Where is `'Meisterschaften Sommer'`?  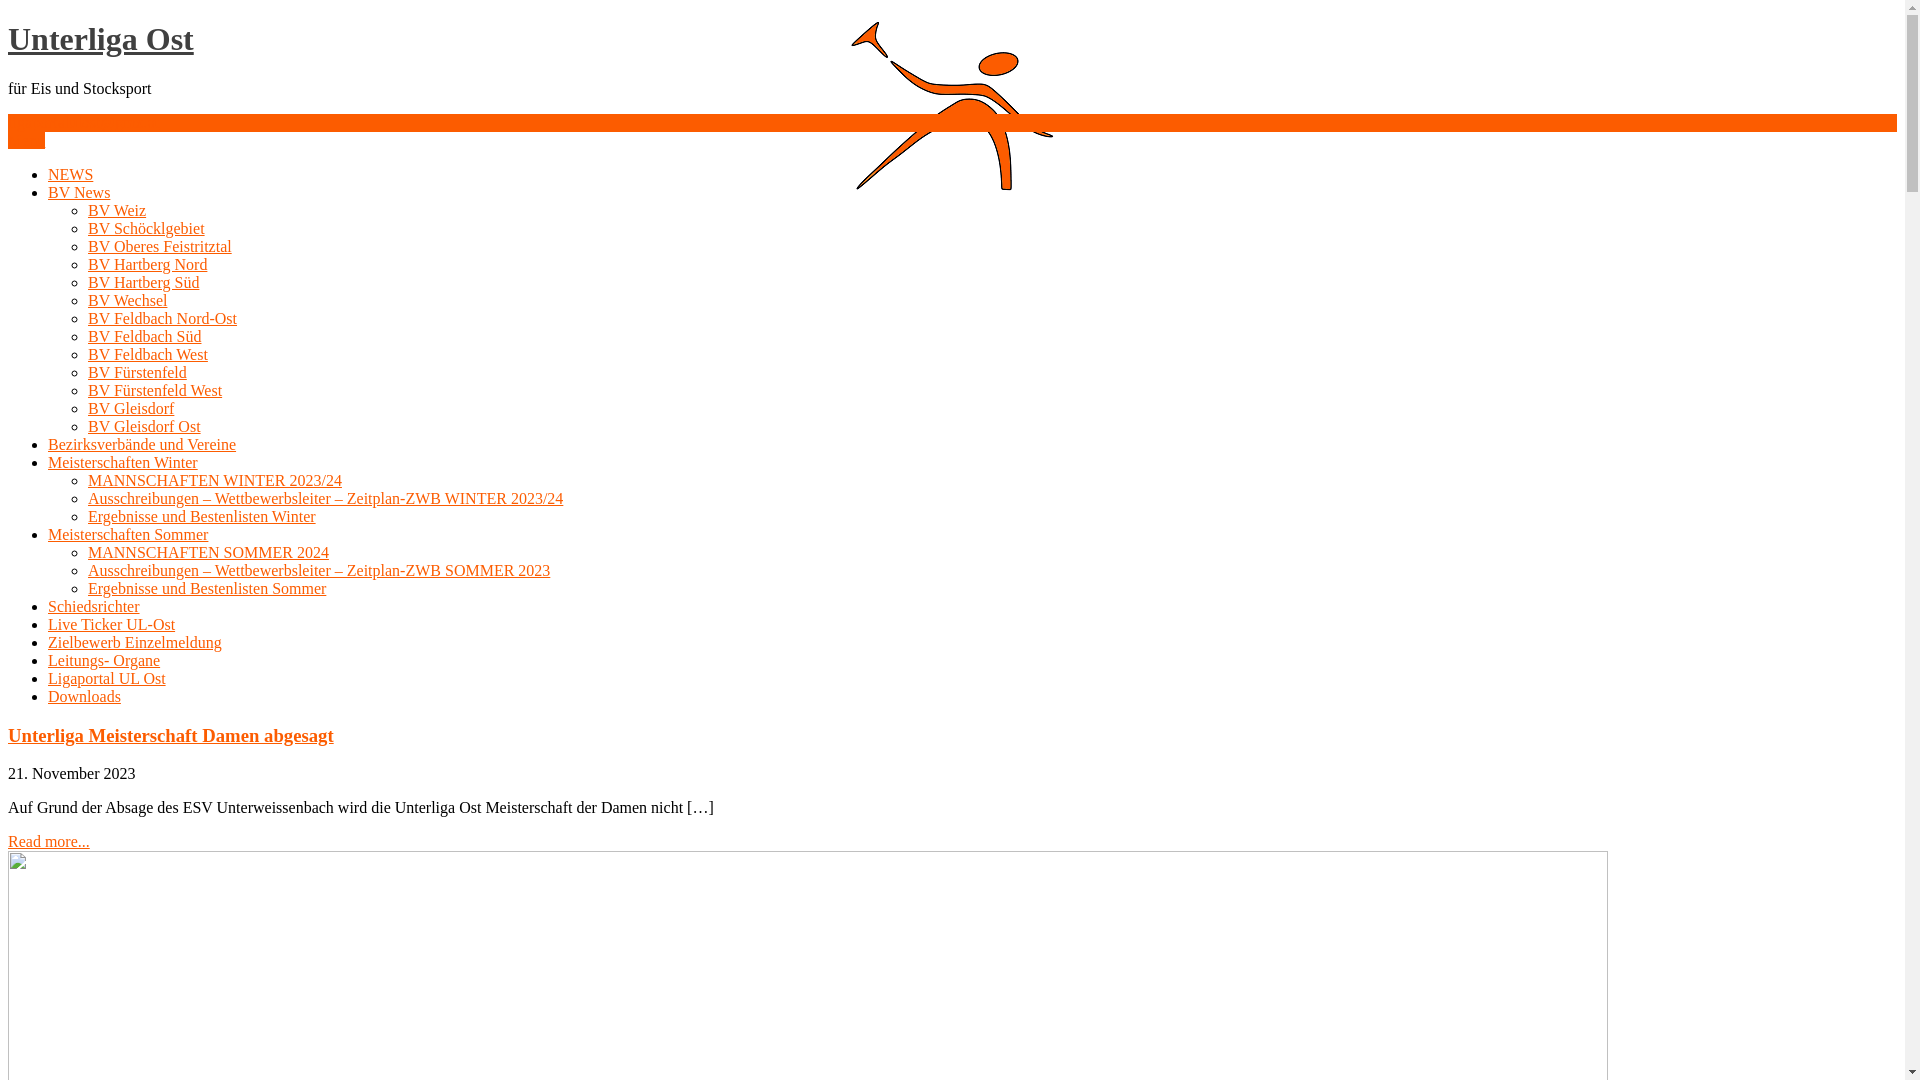 'Meisterschaften Sommer' is located at coordinates (48, 533).